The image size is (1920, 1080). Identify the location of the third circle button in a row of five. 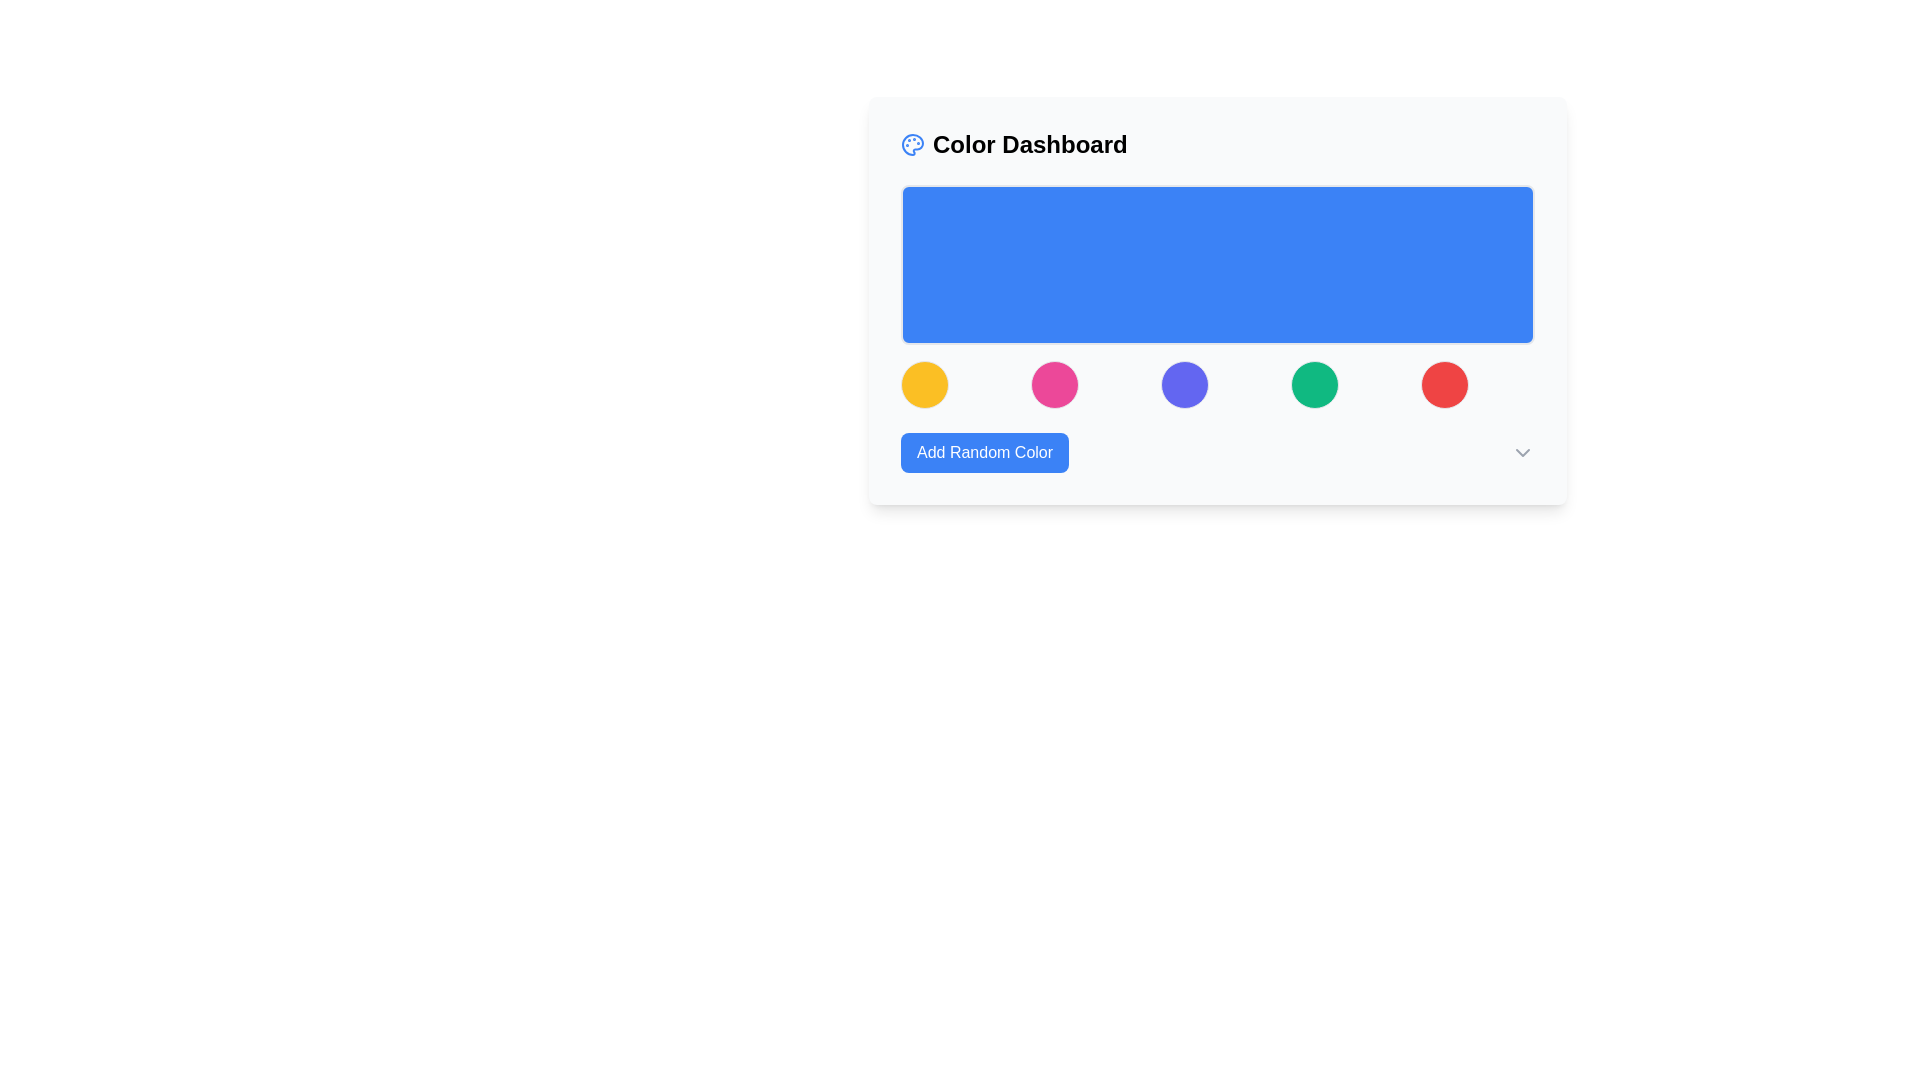
(1185, 385).